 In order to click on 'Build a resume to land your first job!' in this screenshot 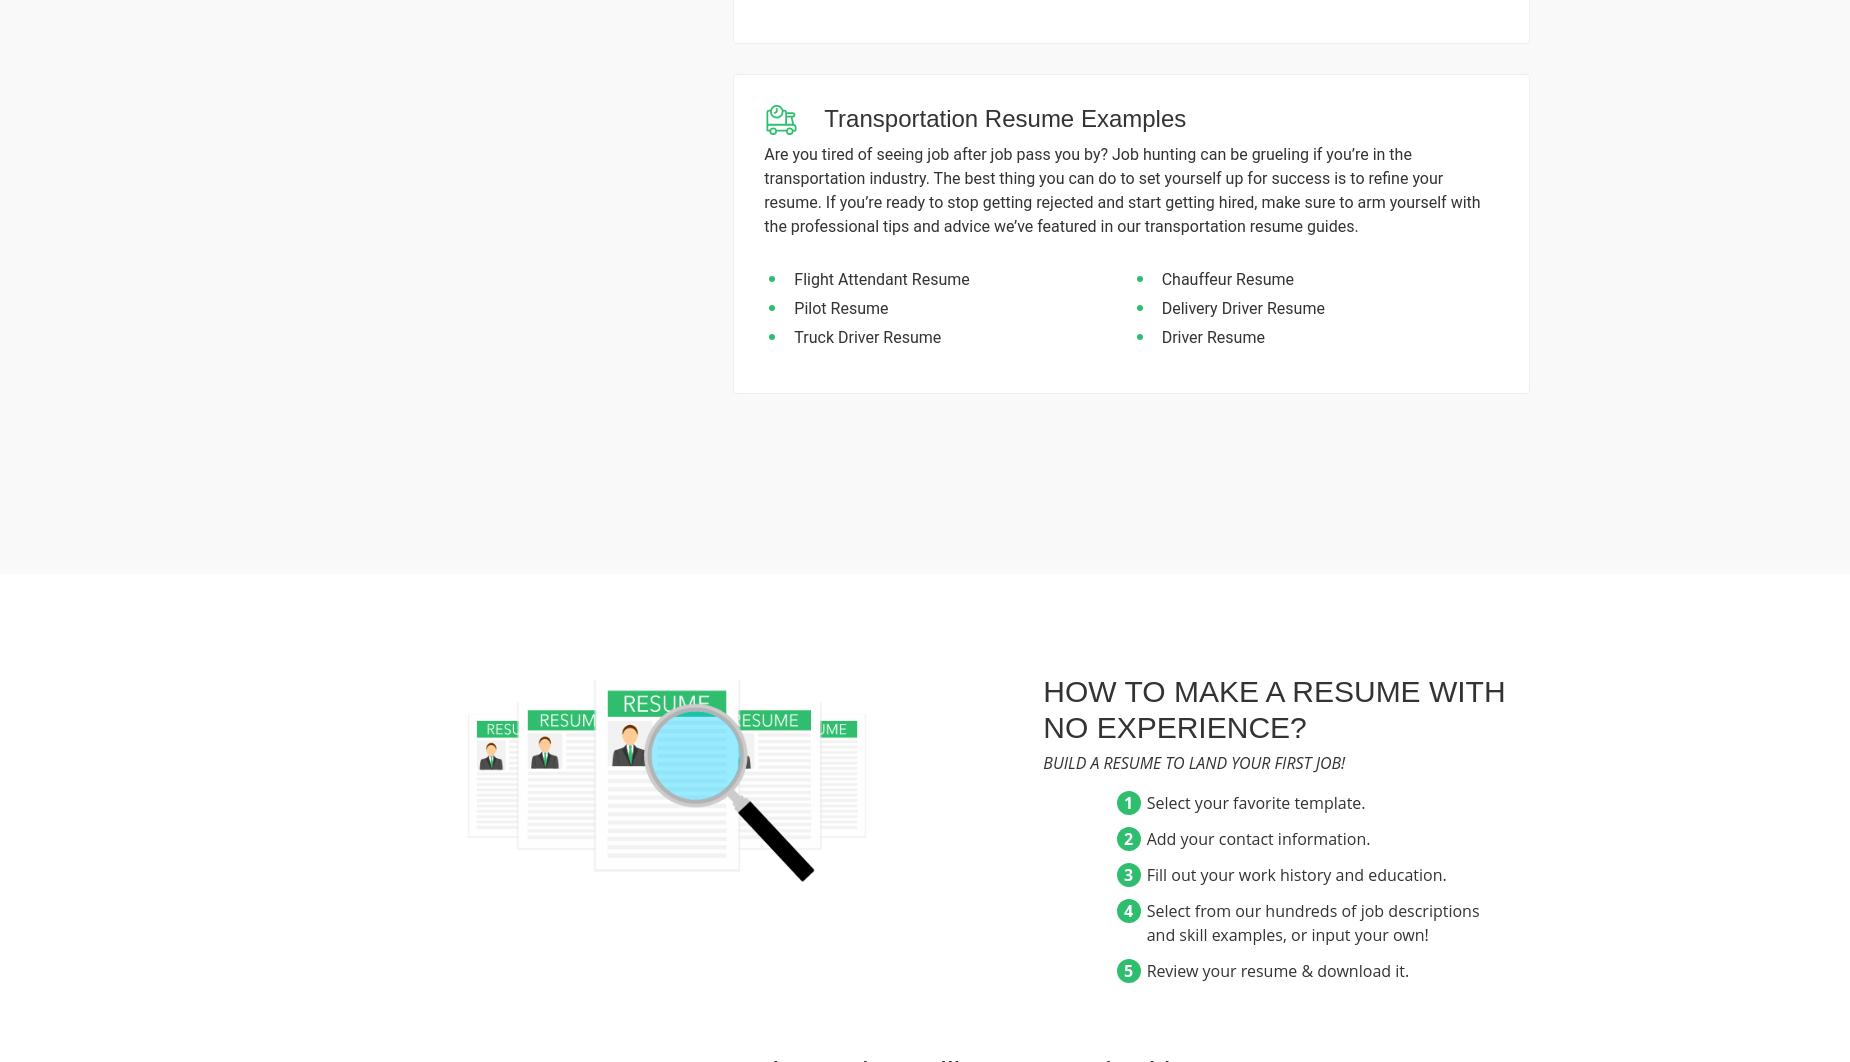, I will do `click(1192, 763)`.